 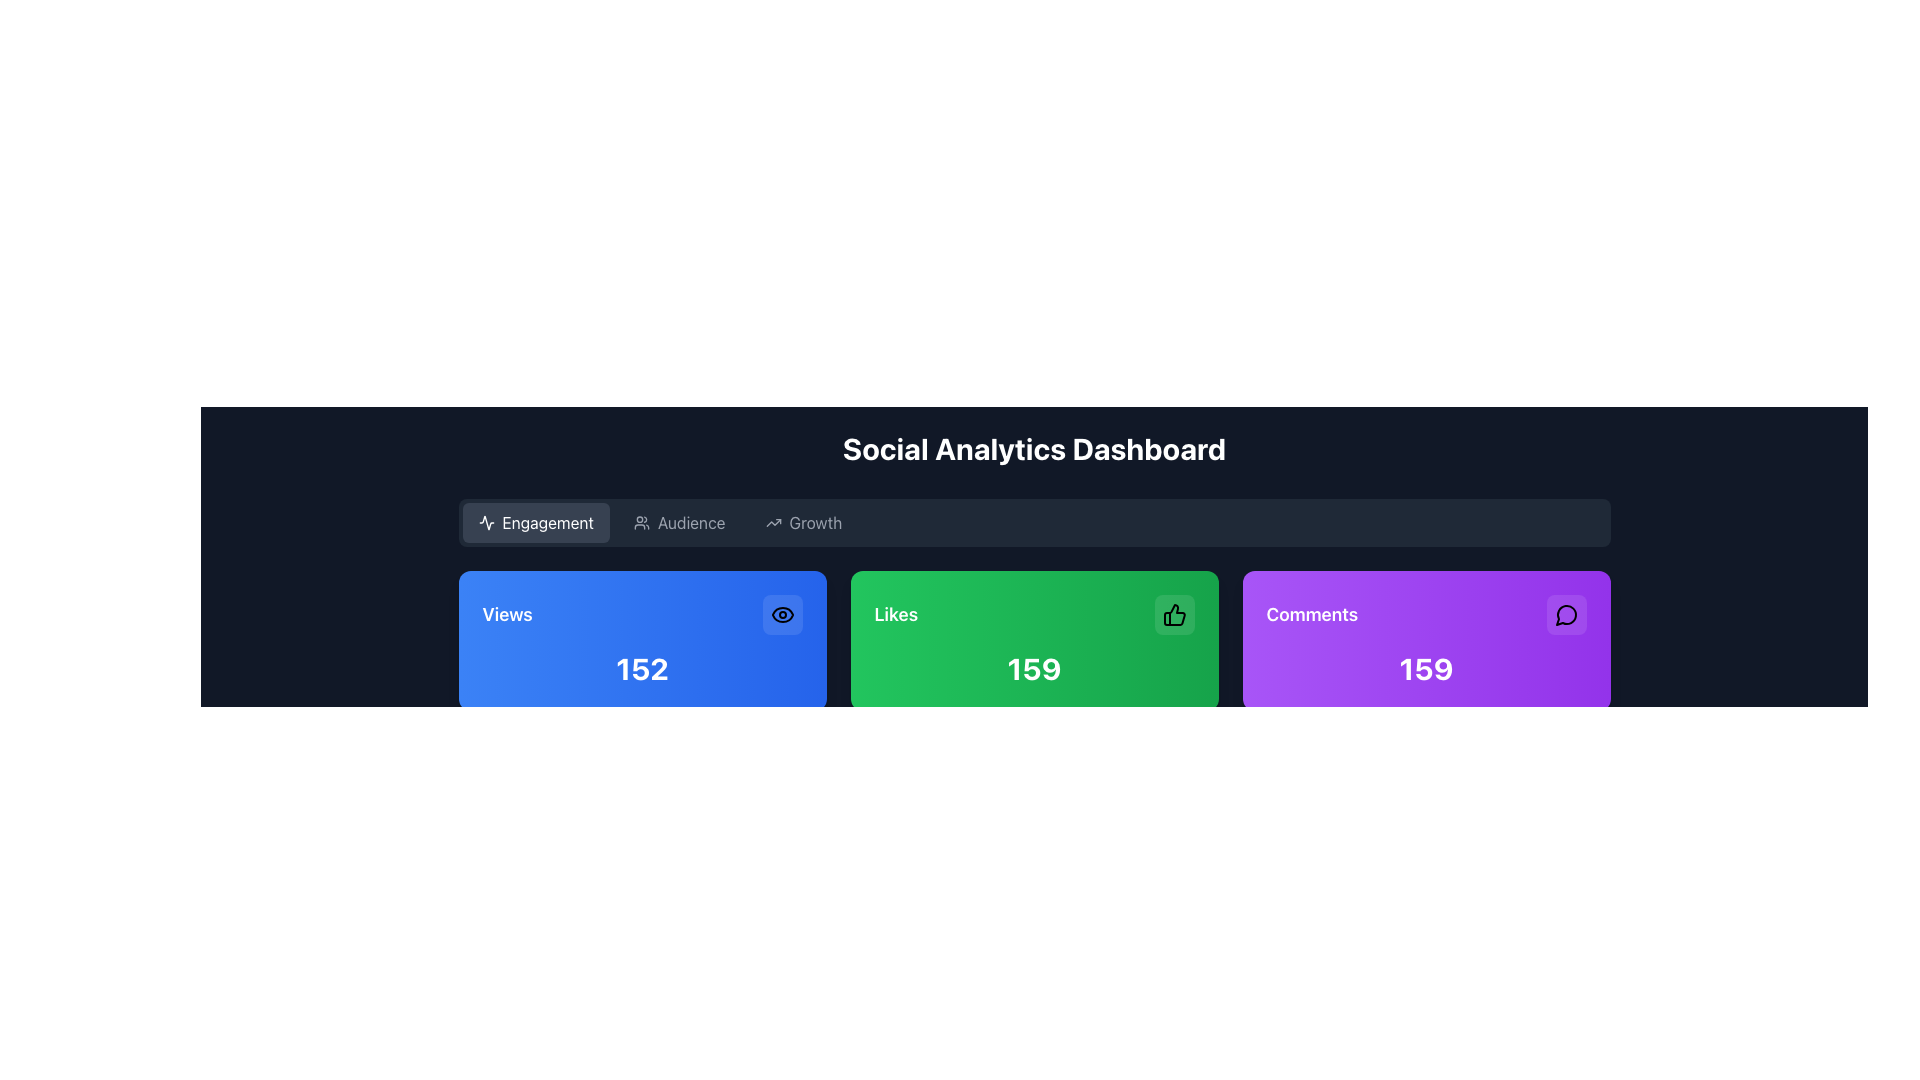 What do you see at coordinates (1565, 613) in the screenshot?
I see `the Icon button located at the rightmost side of the Comments section` at bounding box center [1565, 613].